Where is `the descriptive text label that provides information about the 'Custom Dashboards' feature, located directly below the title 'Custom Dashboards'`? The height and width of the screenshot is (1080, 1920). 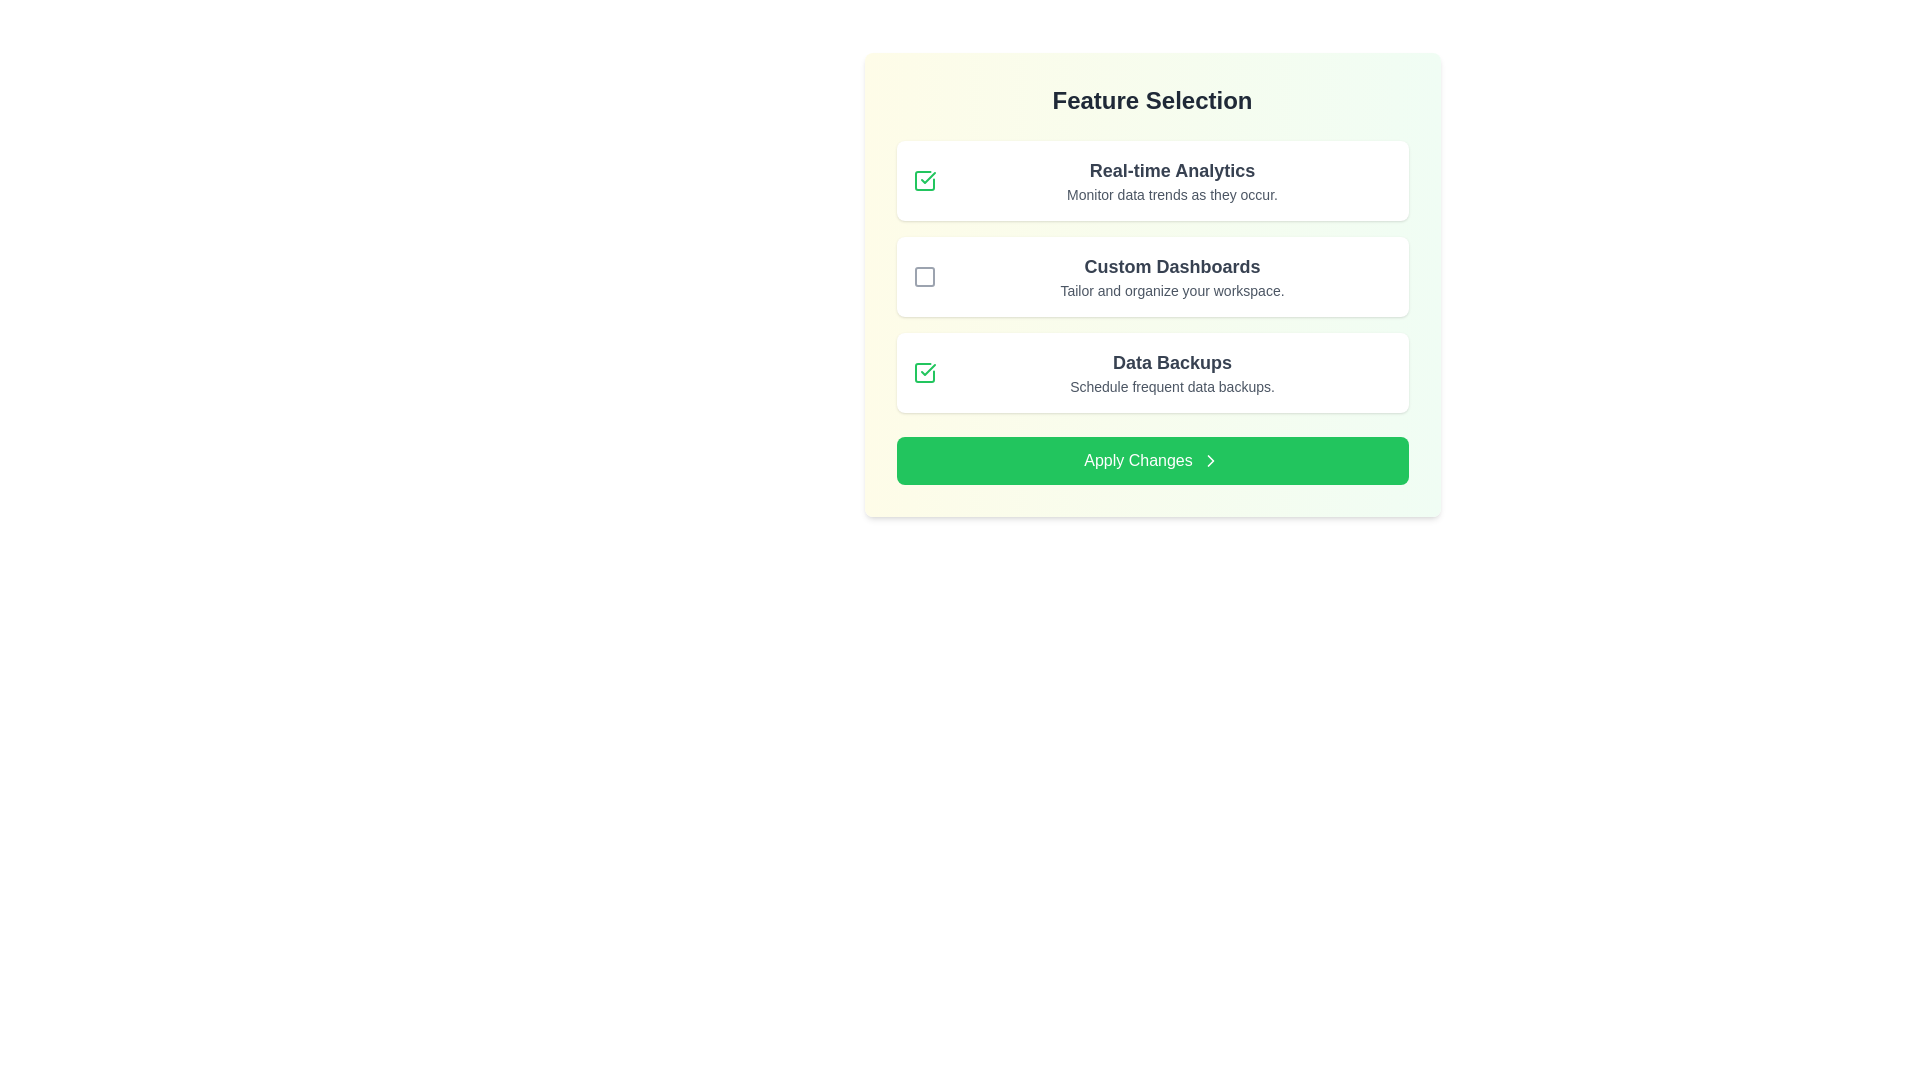
the descriptive text label that provides information about the 'Custom Dashboards' feature, located directly below the title 'Custom Dashboards' is located at coordinates (1172, 290).